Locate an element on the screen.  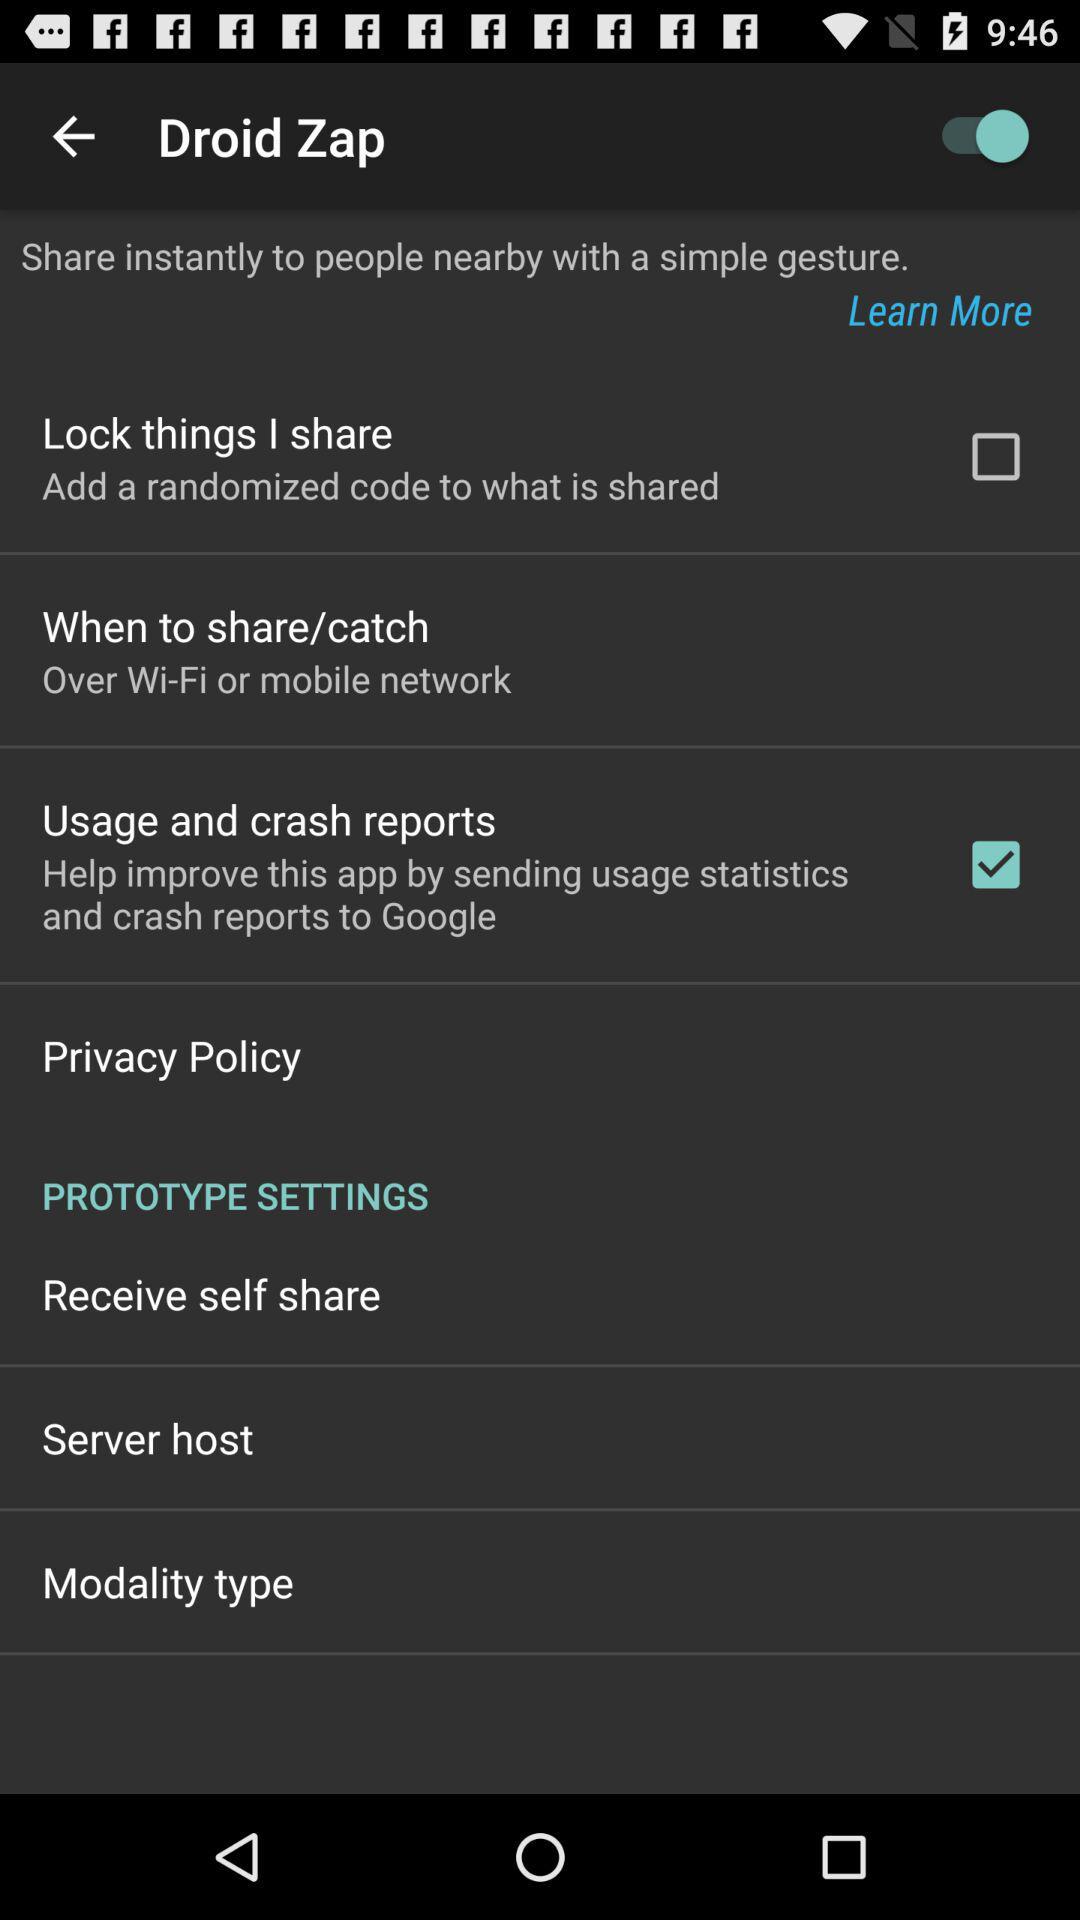
the app above usage and crash app is located at coordinates (276, 678).